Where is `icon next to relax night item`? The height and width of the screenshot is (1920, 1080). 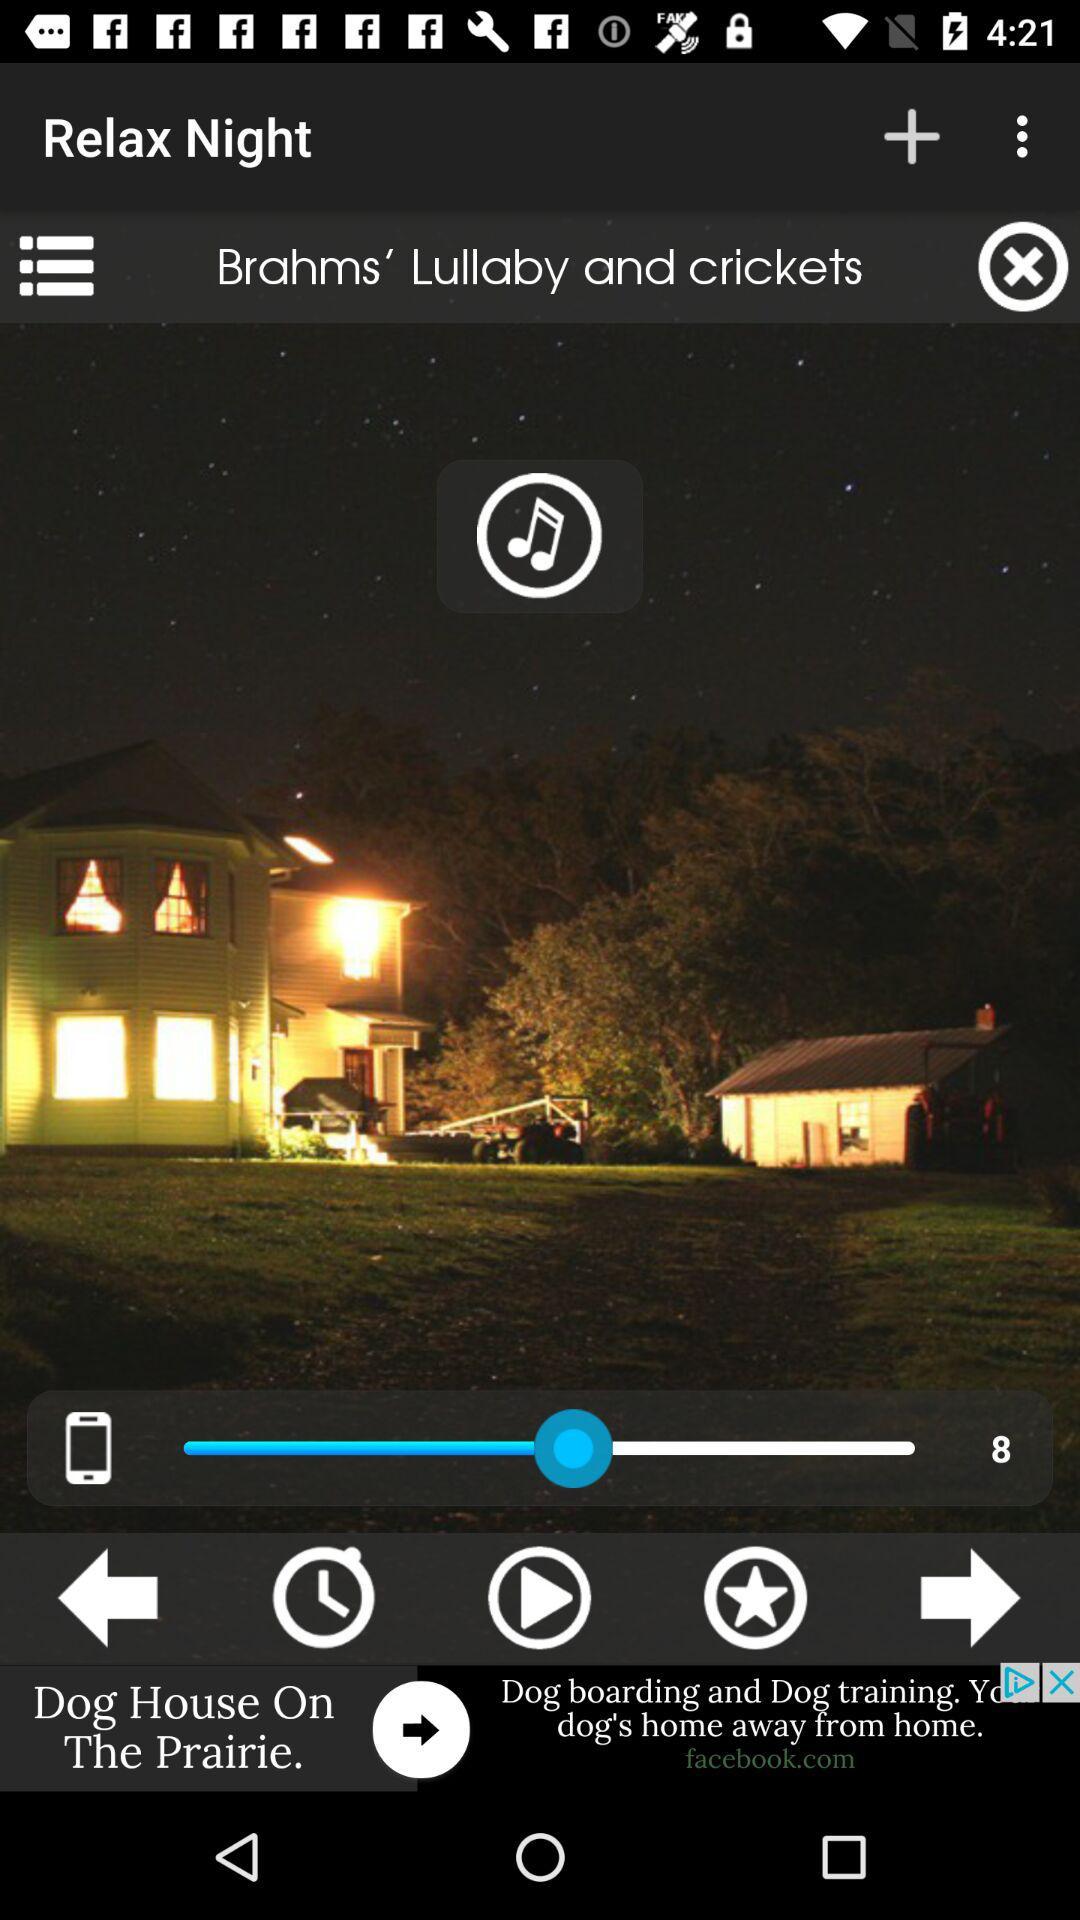
icon next to relax night item is located at coordinates (911, 135).